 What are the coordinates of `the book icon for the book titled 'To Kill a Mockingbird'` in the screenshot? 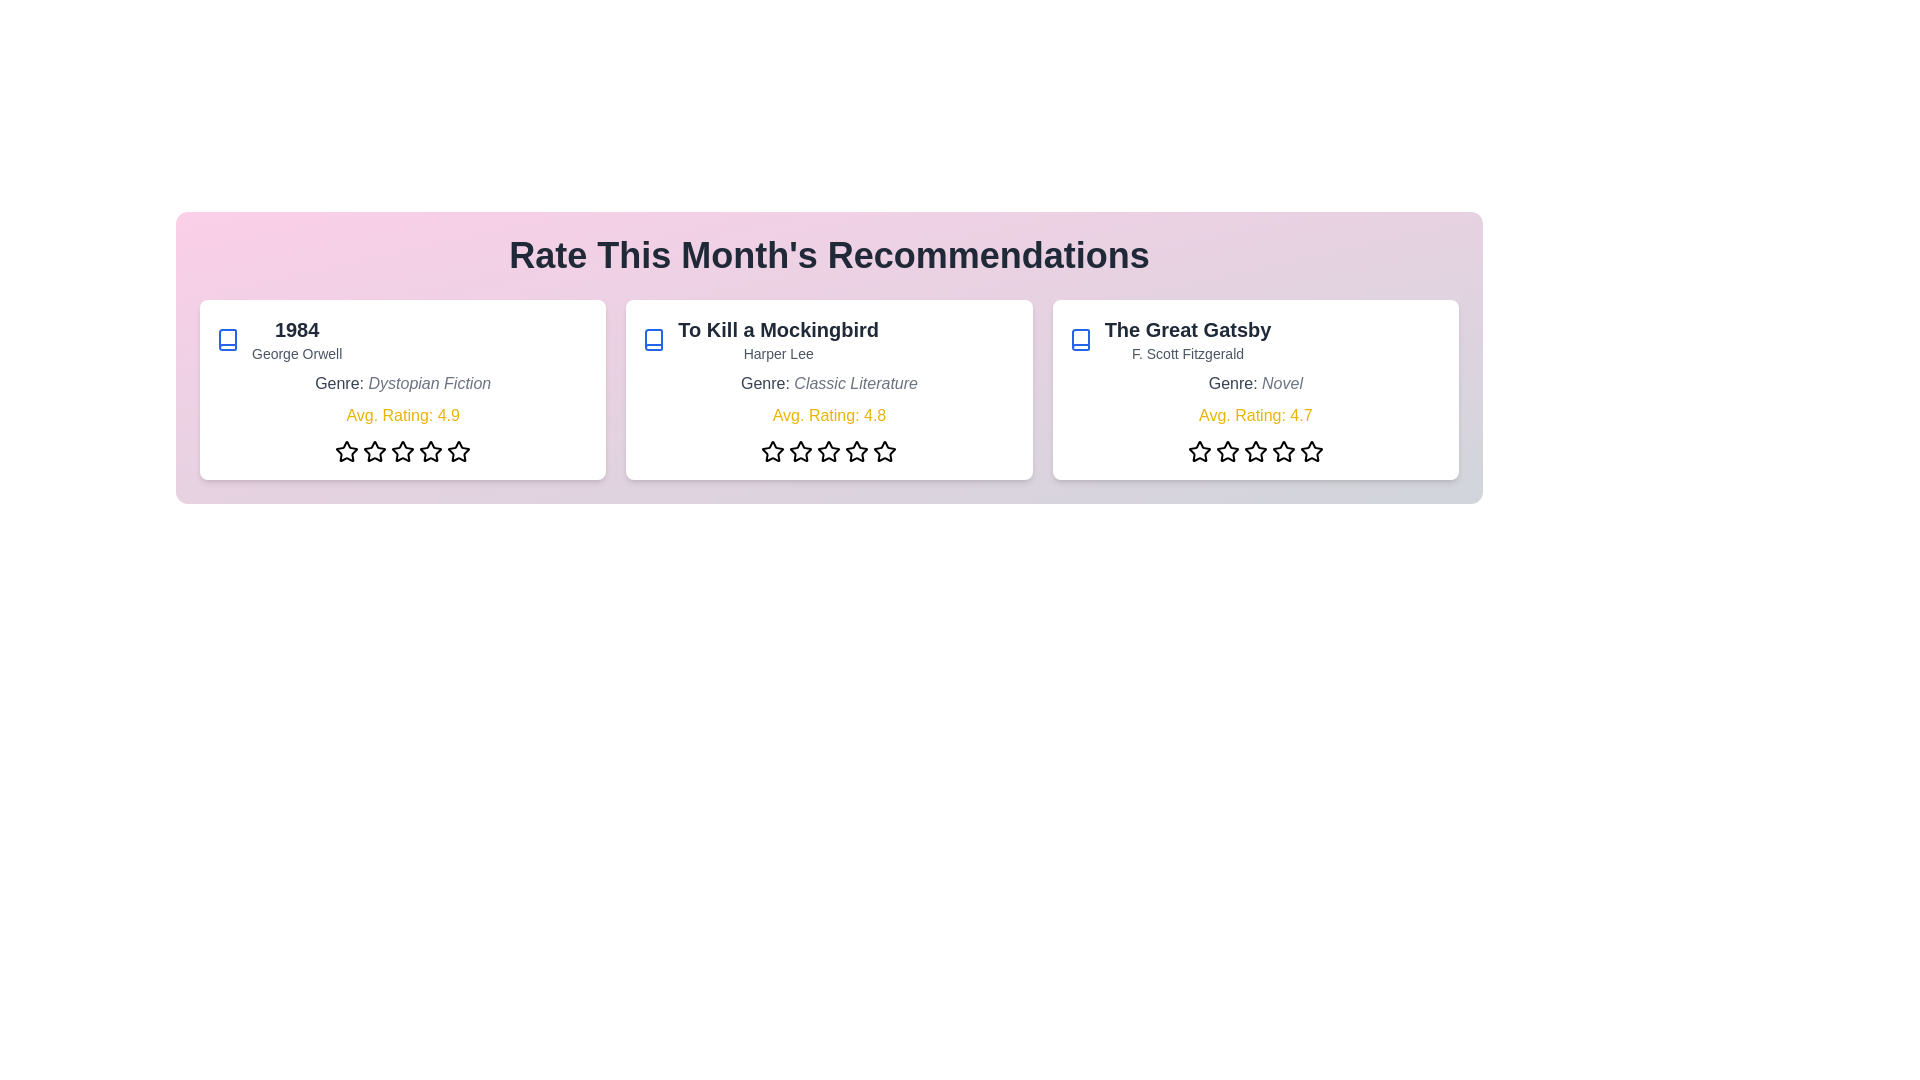 It's located at (653, 338).